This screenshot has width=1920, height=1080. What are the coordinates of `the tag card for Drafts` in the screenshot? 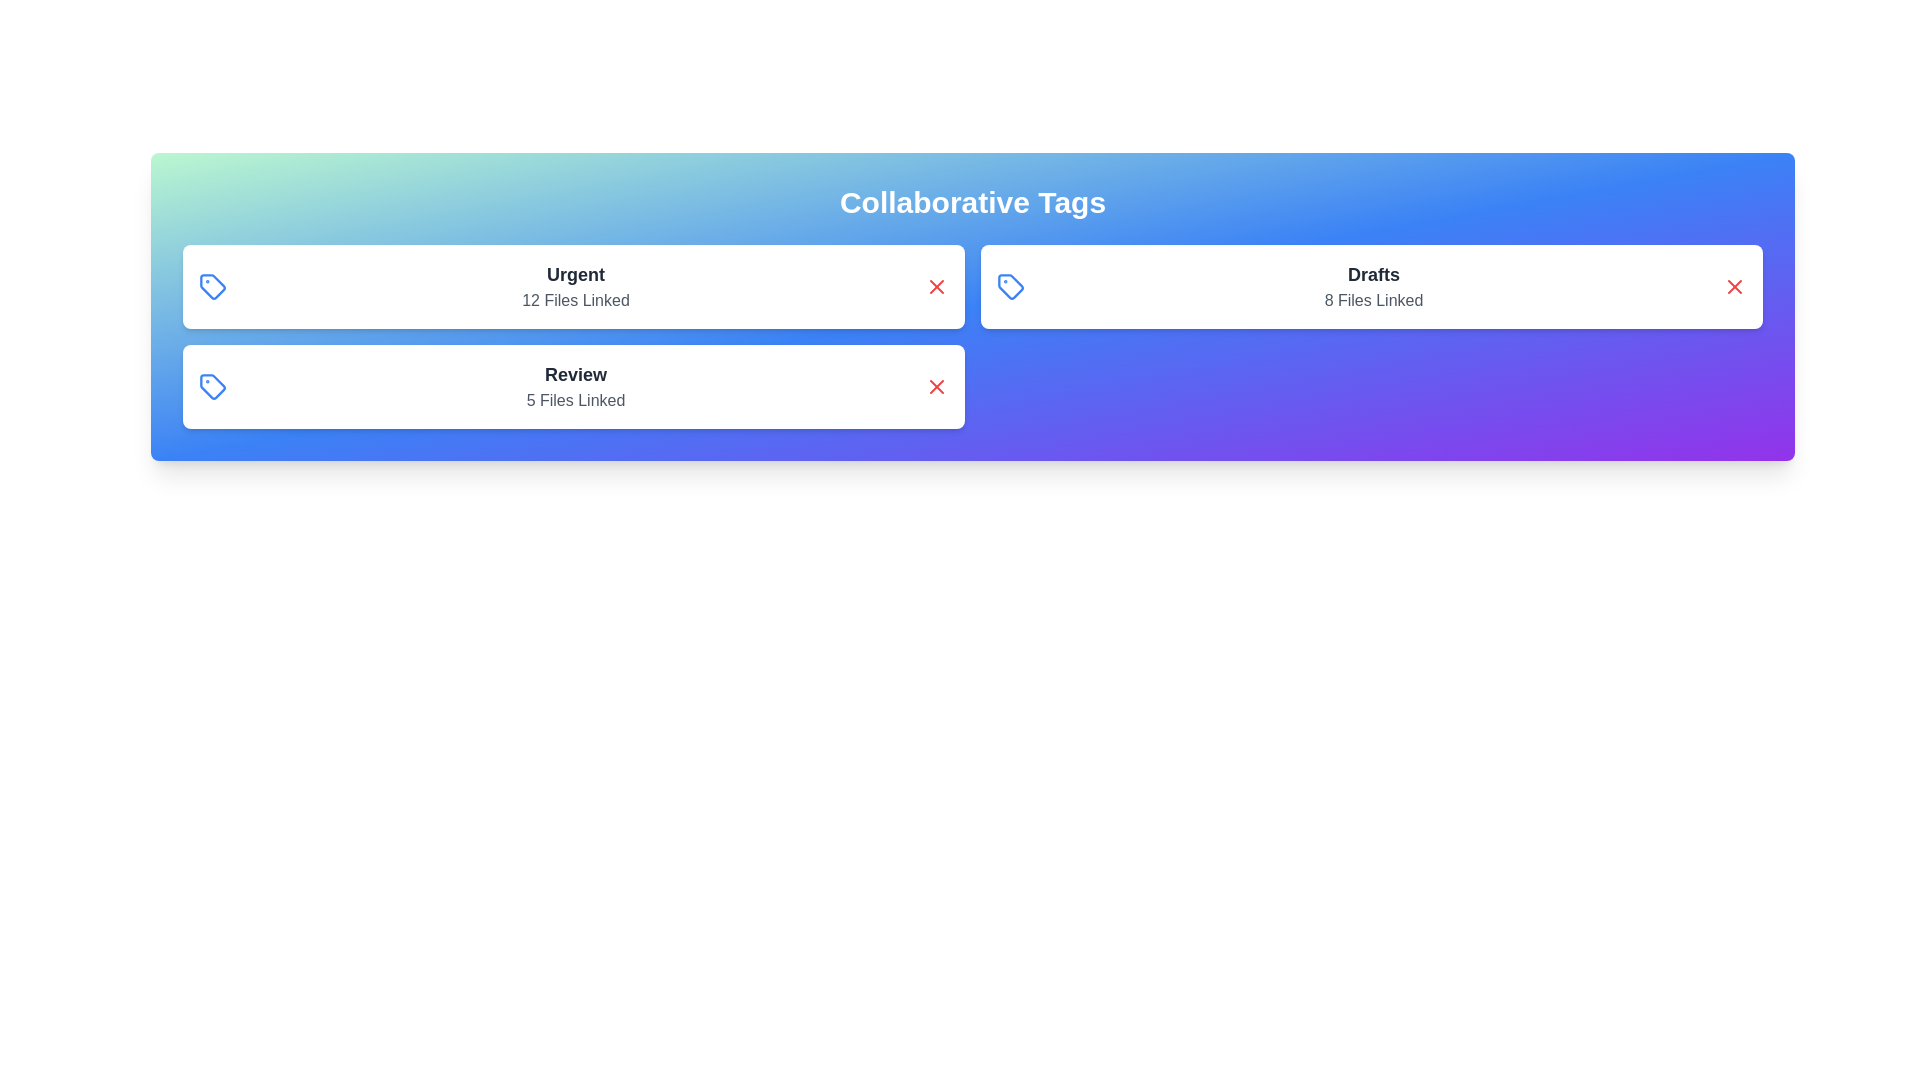 It's located at (1371, 286).